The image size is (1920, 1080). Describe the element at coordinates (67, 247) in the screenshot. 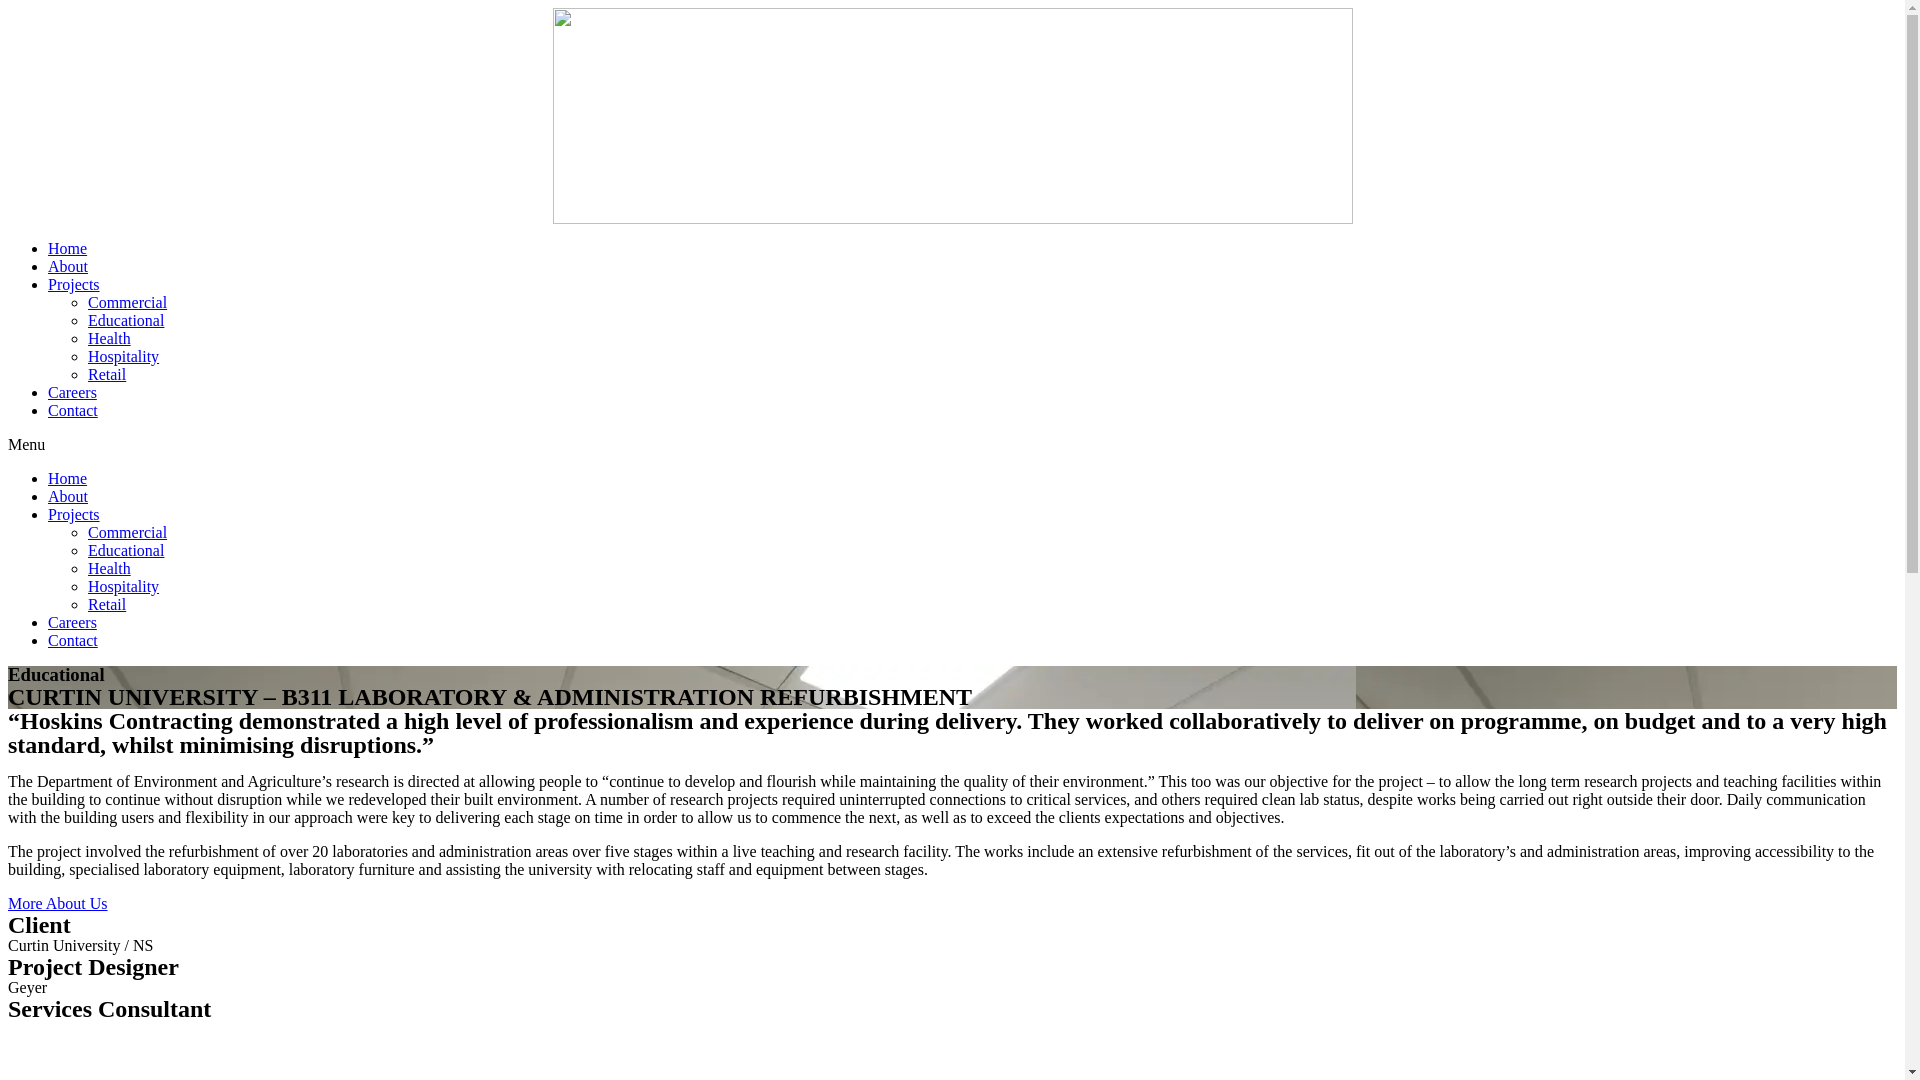

I see `'Home'` at that location.